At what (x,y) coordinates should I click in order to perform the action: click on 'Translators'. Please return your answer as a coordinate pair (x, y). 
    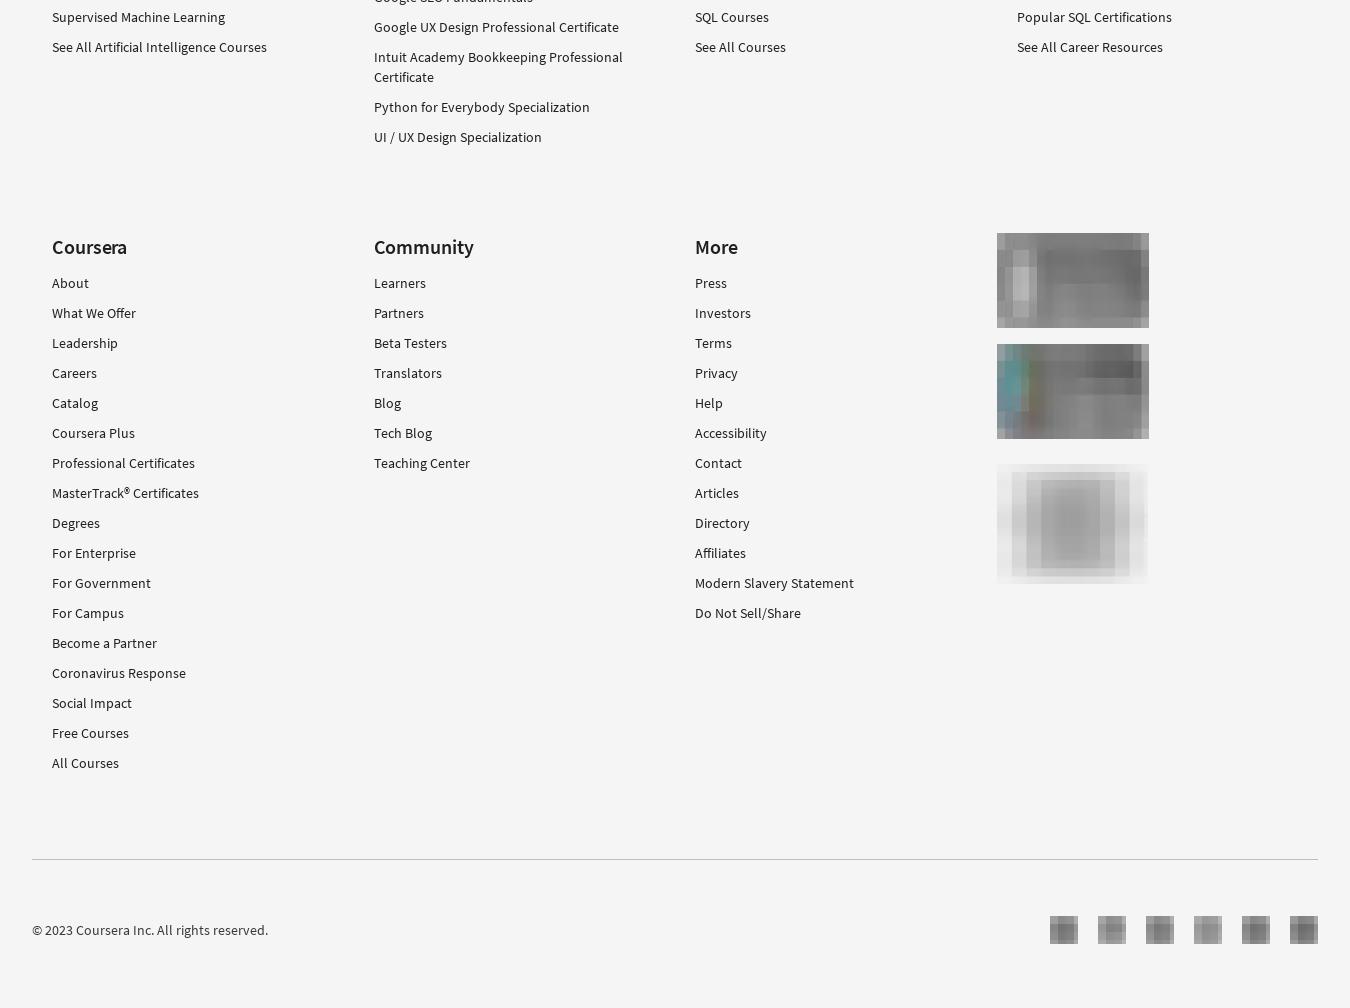
    Looking at the image, I should click on (407, 371).